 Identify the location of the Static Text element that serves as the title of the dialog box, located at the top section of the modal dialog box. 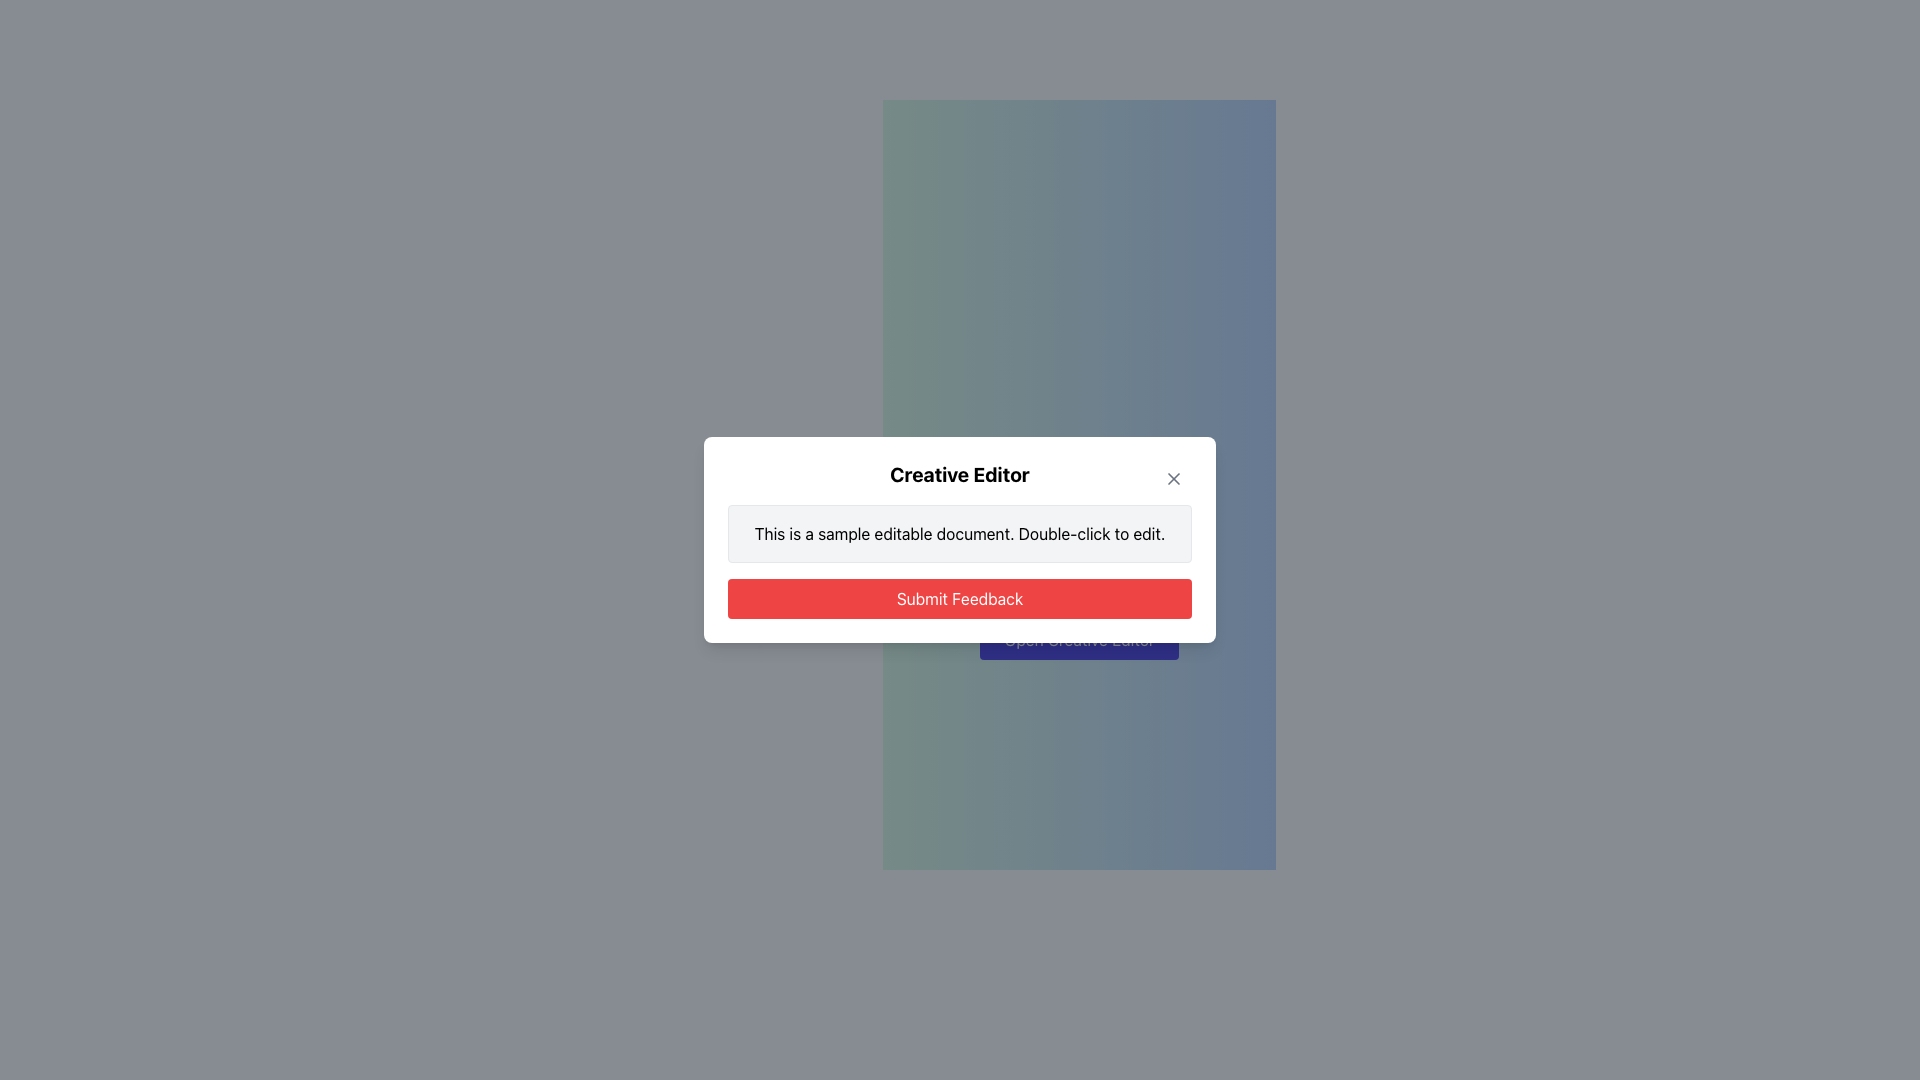
(960, 474).